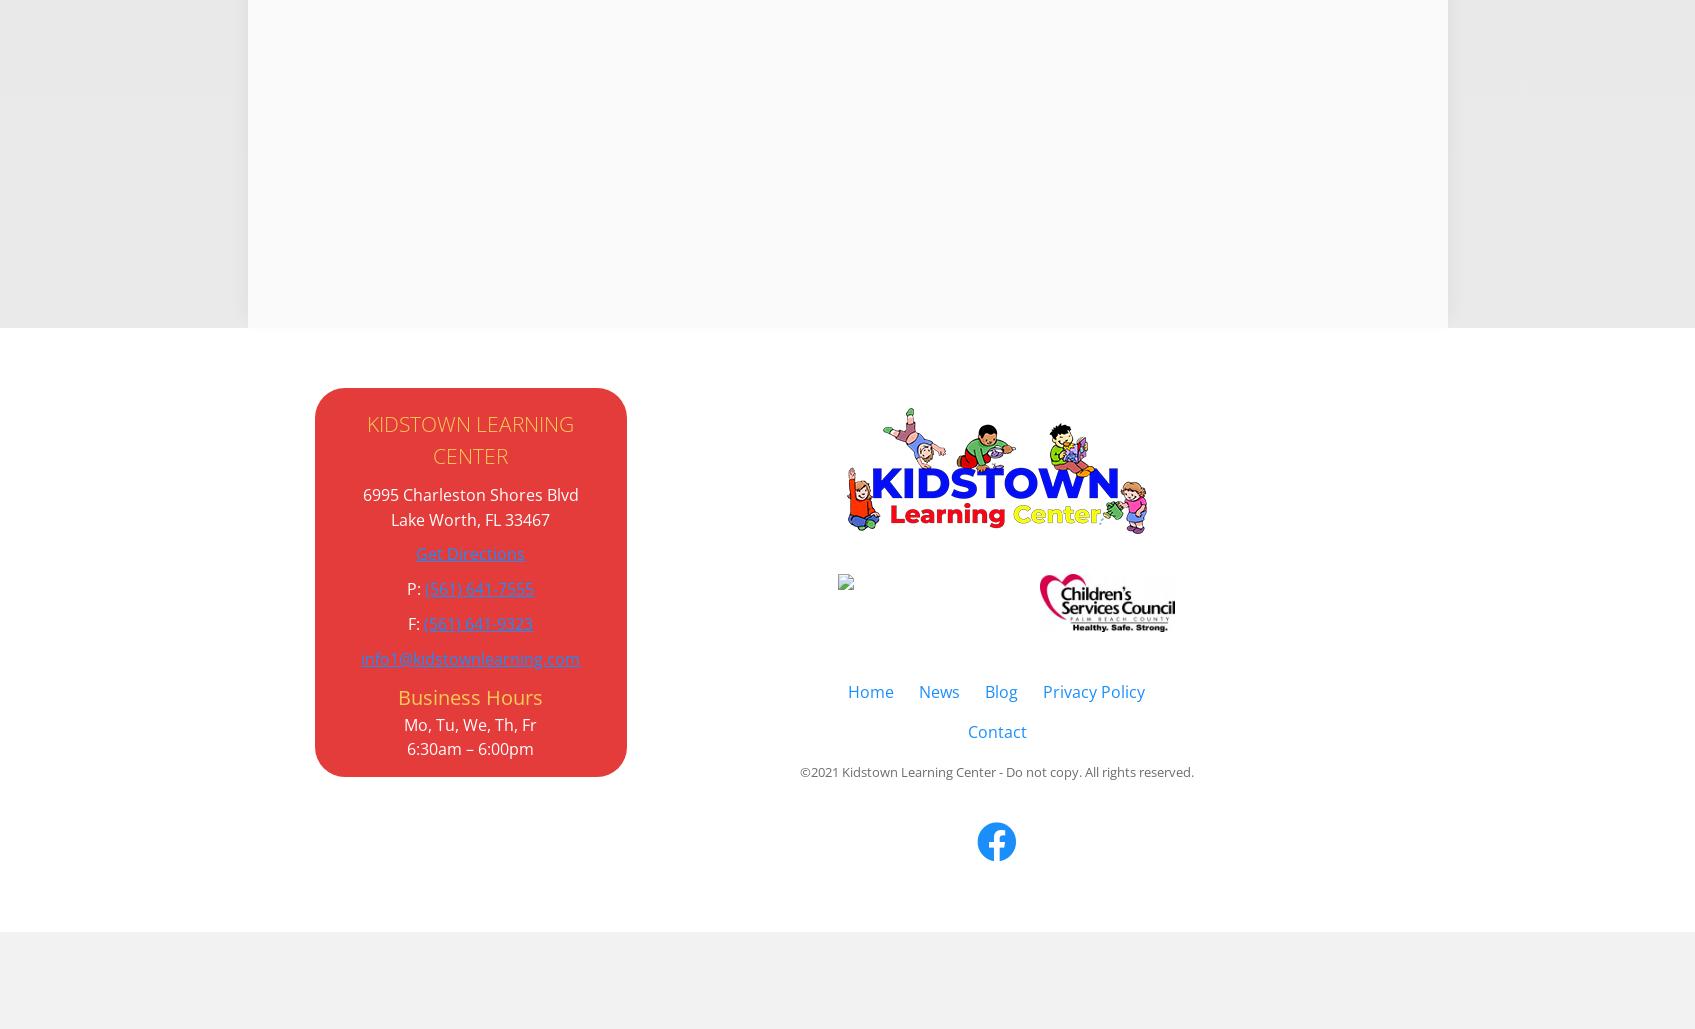 This screenshot has width=1695, height=1029. I want to click on 'Home', so click(870, 691).